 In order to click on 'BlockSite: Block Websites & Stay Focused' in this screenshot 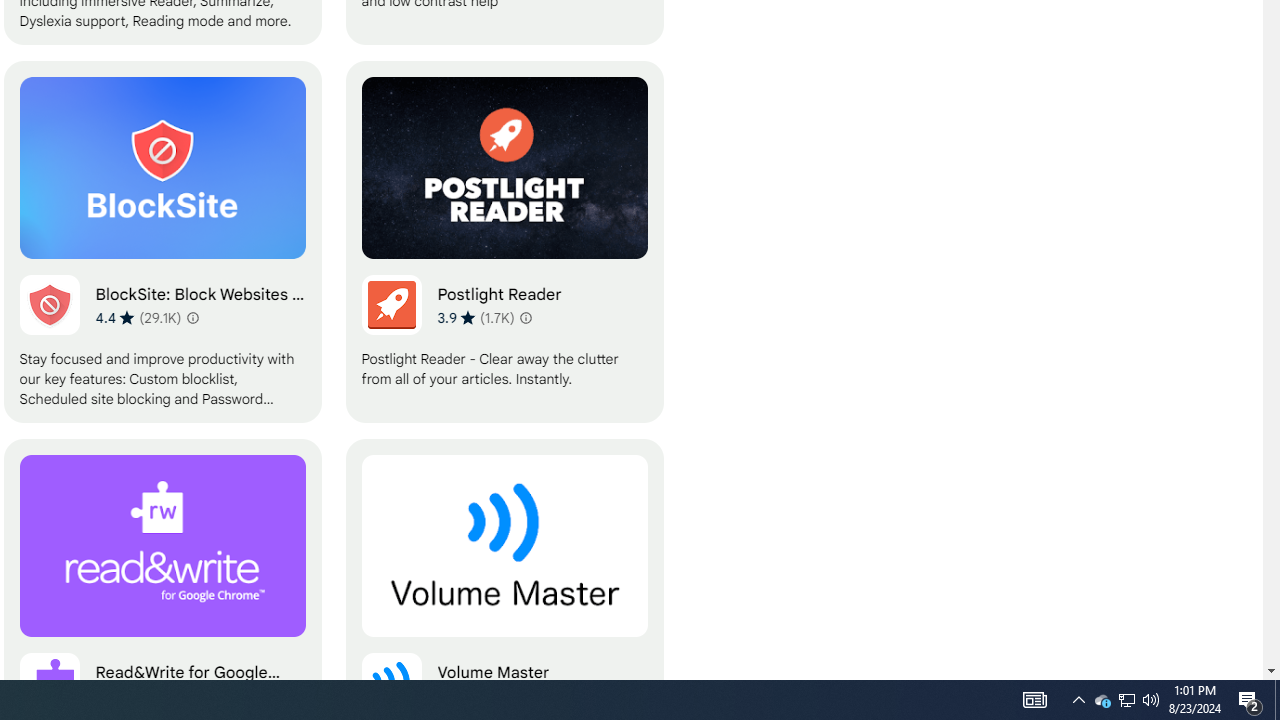, I will do `click(162, 241)`.